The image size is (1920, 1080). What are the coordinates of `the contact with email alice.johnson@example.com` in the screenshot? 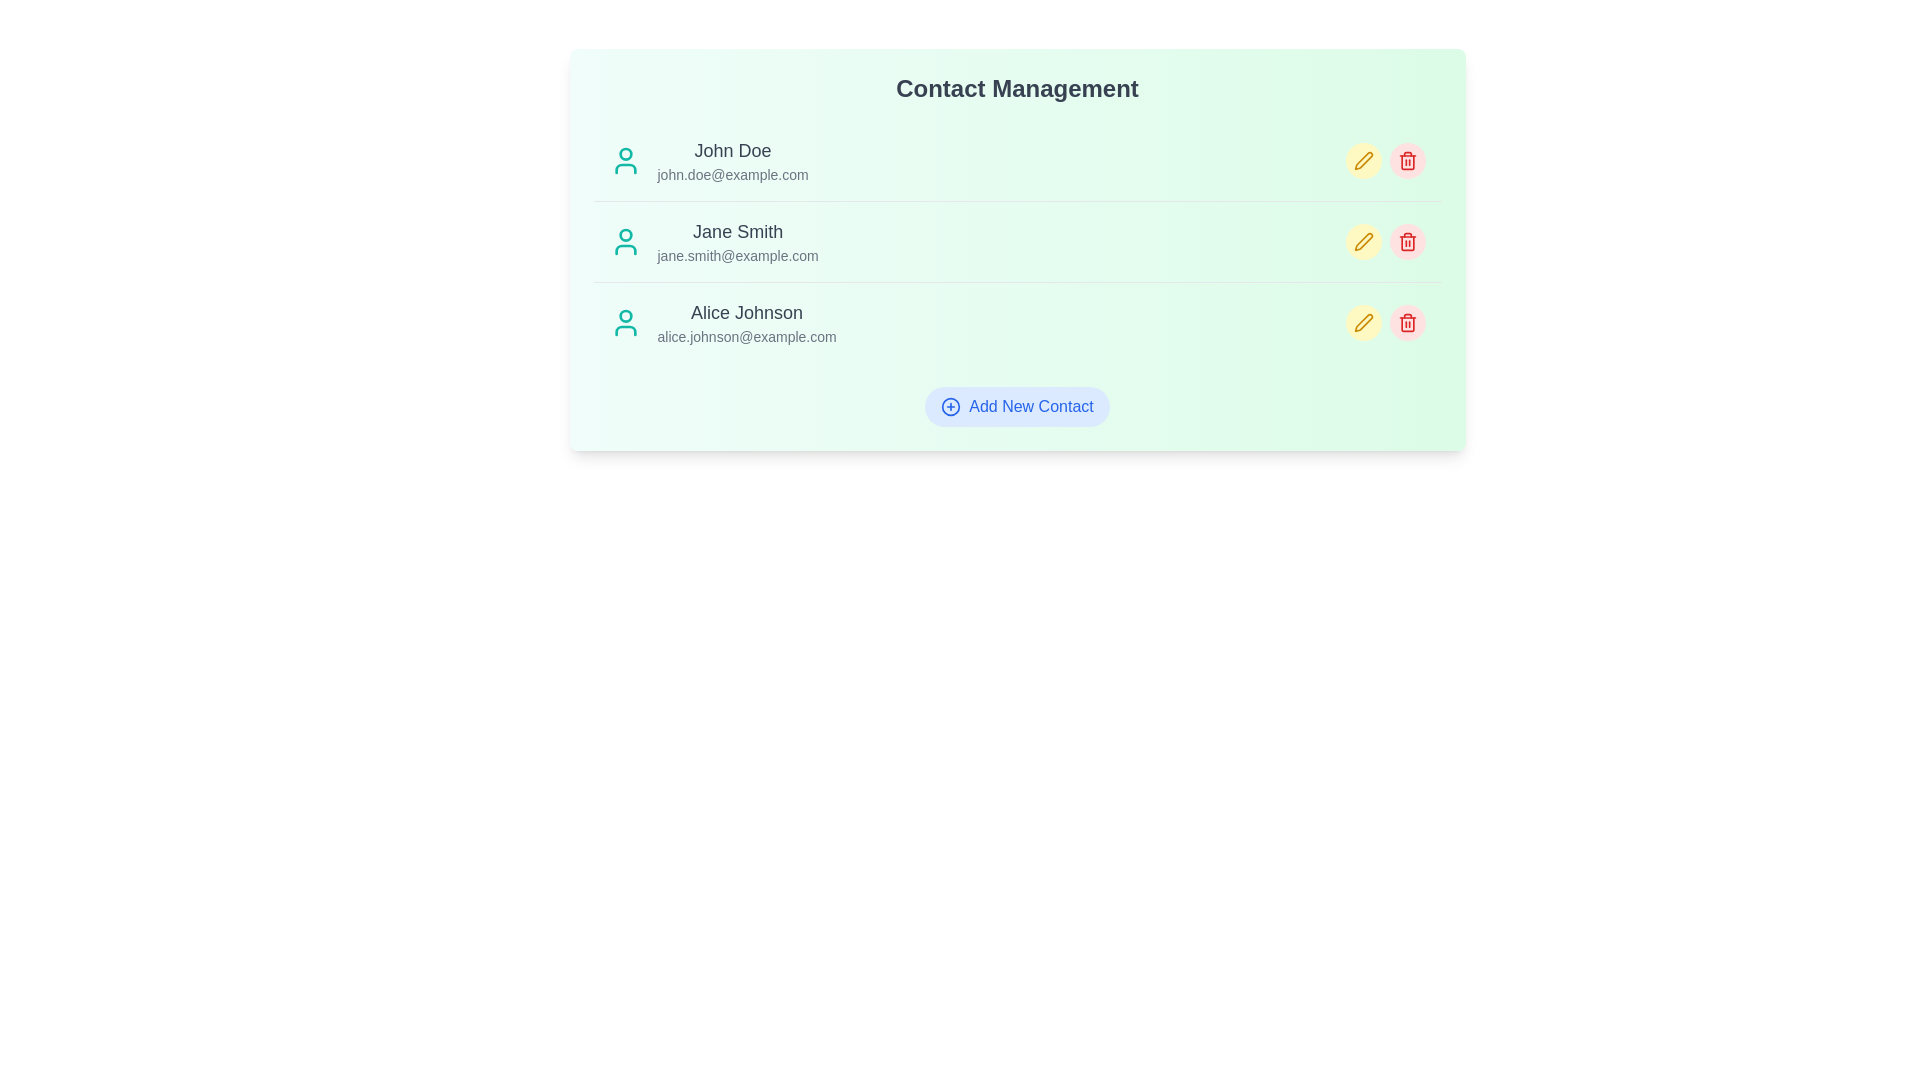 It's located at (746, 322).